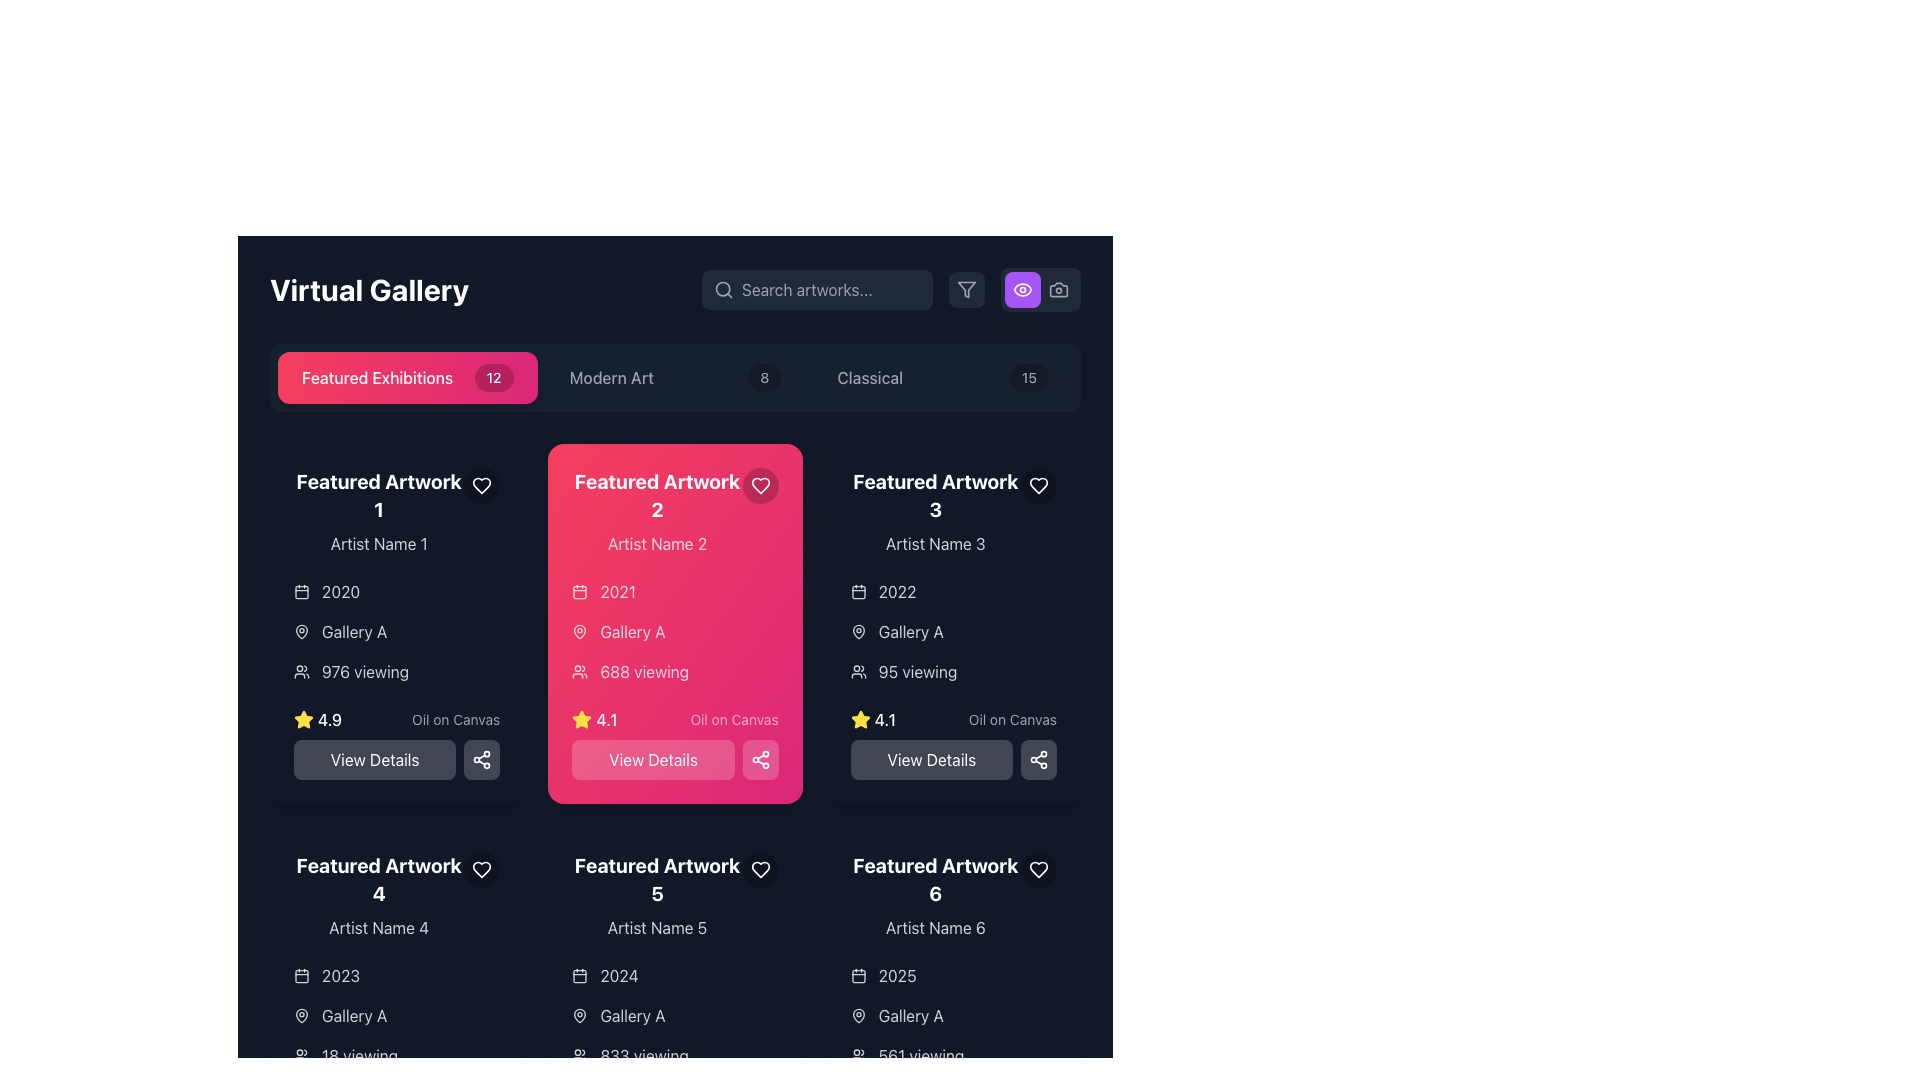  Describe the element at coordinates (397, 720) in the screenshot. I see `the composite informational element displaying the rating '4.9' and the medium 'Oil on Canvas' located in the bottom-left corner of the 'Featured Artwork 1' card` at that location.